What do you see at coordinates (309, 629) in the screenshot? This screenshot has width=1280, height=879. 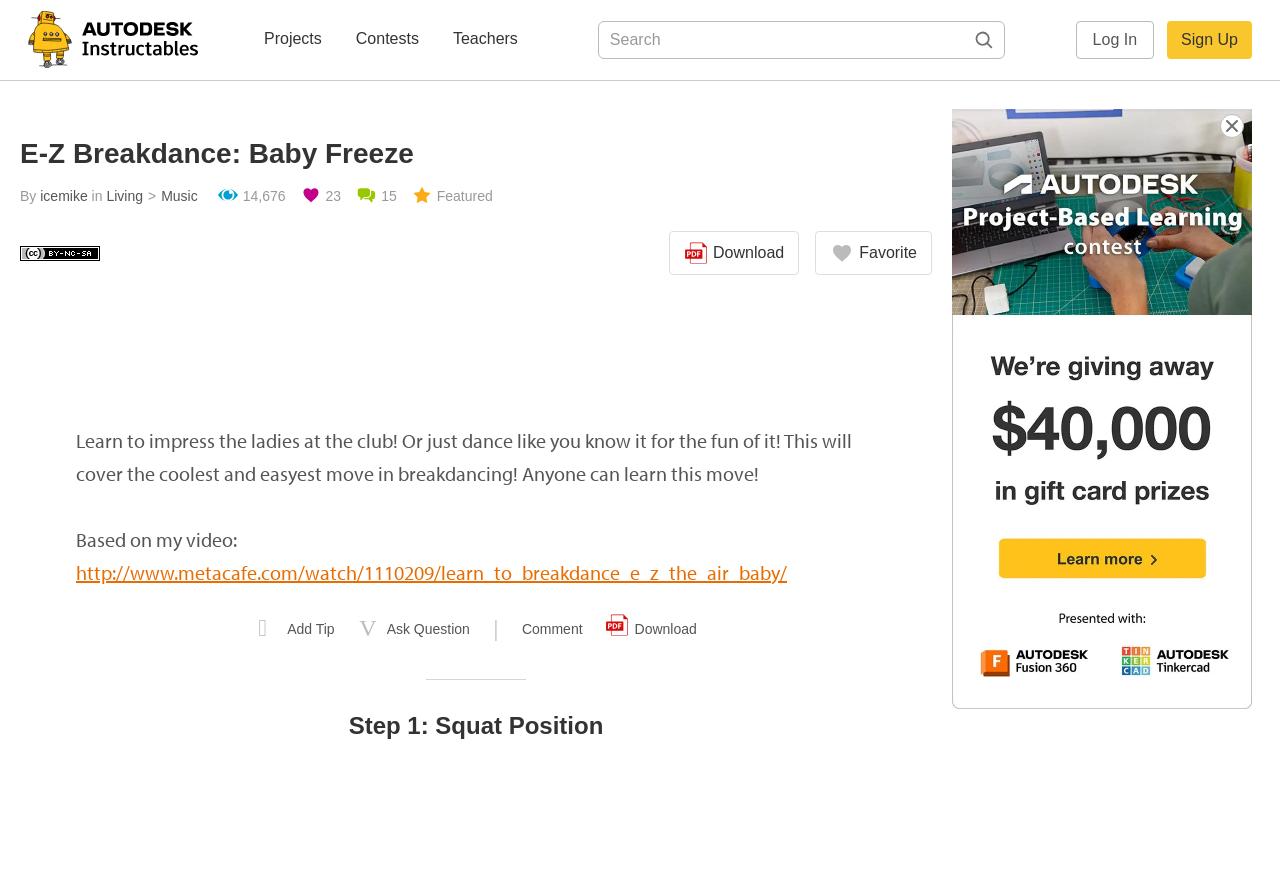 I see `'Add Tip'` at bounding box center [309, 629].